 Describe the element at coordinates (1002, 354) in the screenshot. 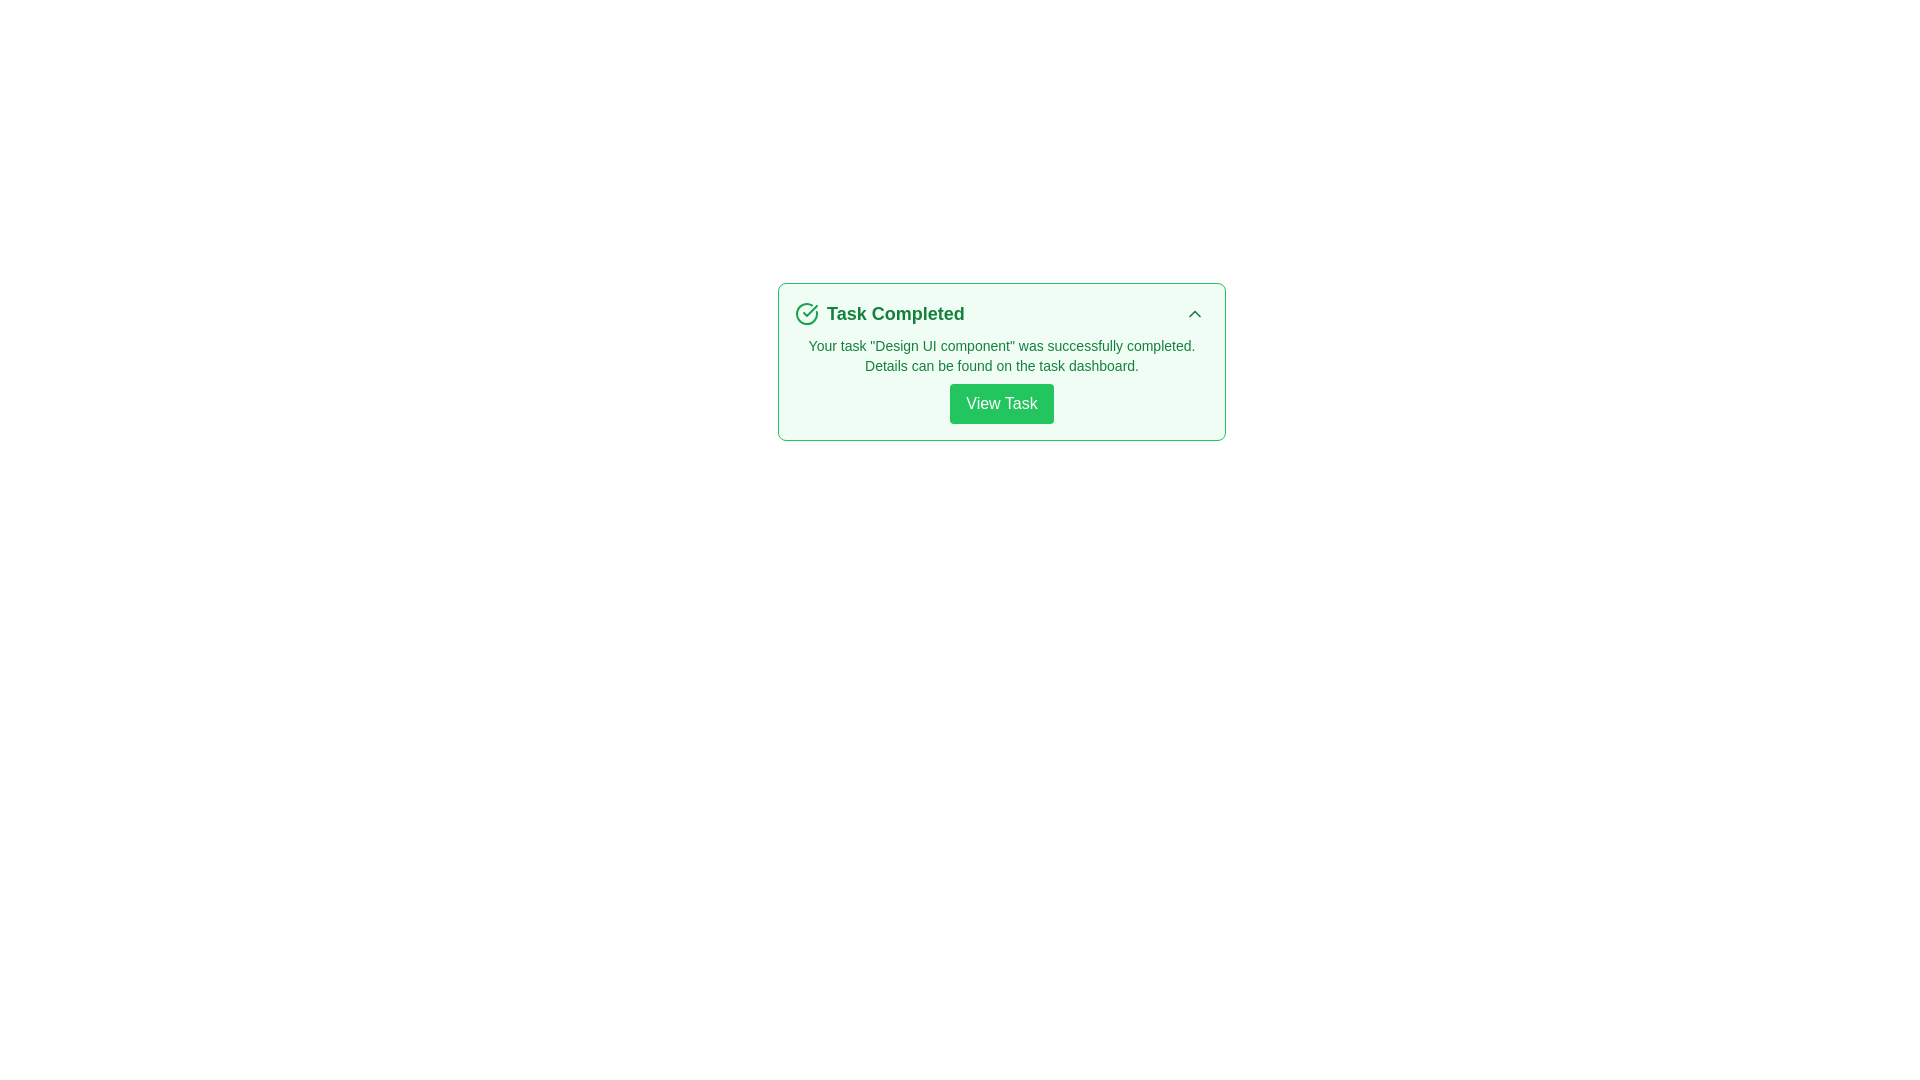

I see `the text block that states 'Your task "Design UI component" was successfully completed. Details can be found on the task dashboard.' within the light green notification box` at that location.